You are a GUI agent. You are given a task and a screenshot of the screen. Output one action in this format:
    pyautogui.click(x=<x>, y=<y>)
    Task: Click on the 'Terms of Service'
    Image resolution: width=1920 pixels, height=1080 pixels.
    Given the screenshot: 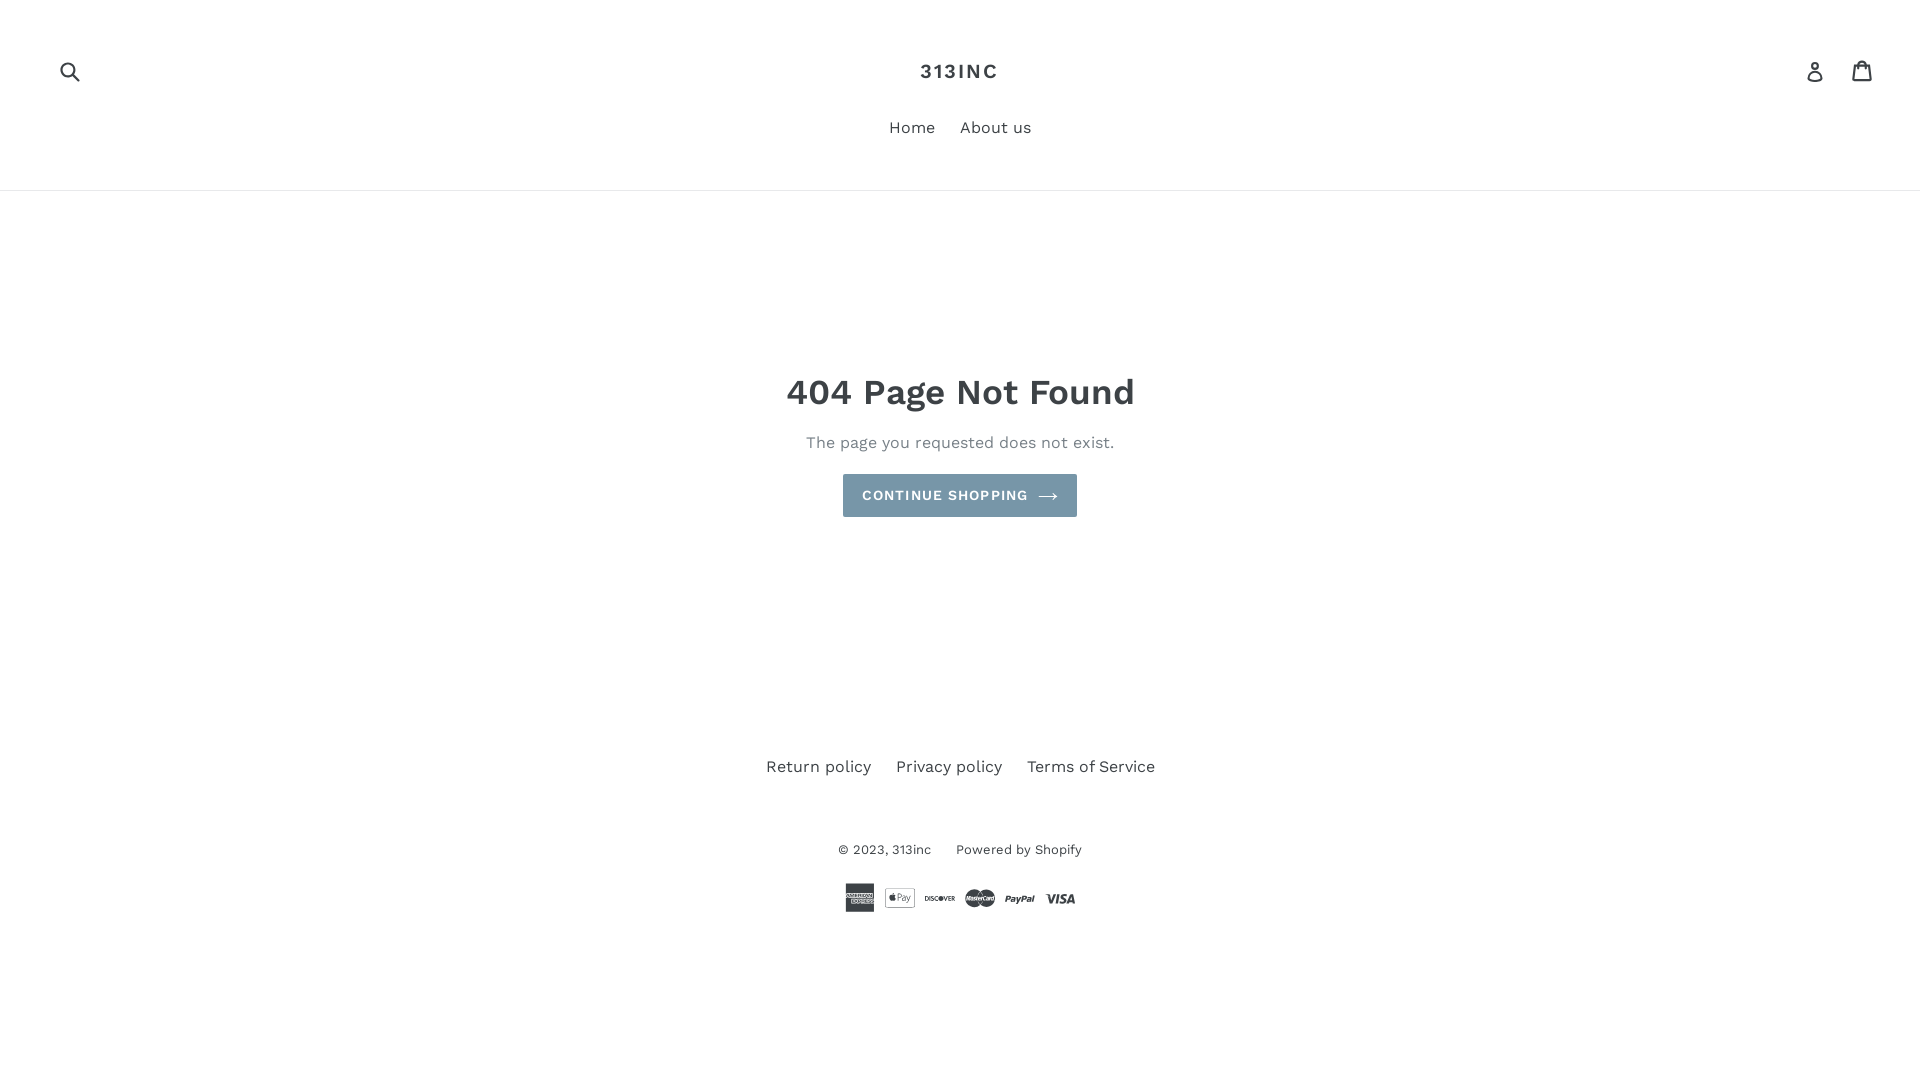 What is the action you would take?
    pyautogui.click(x=1088, y=765)
    